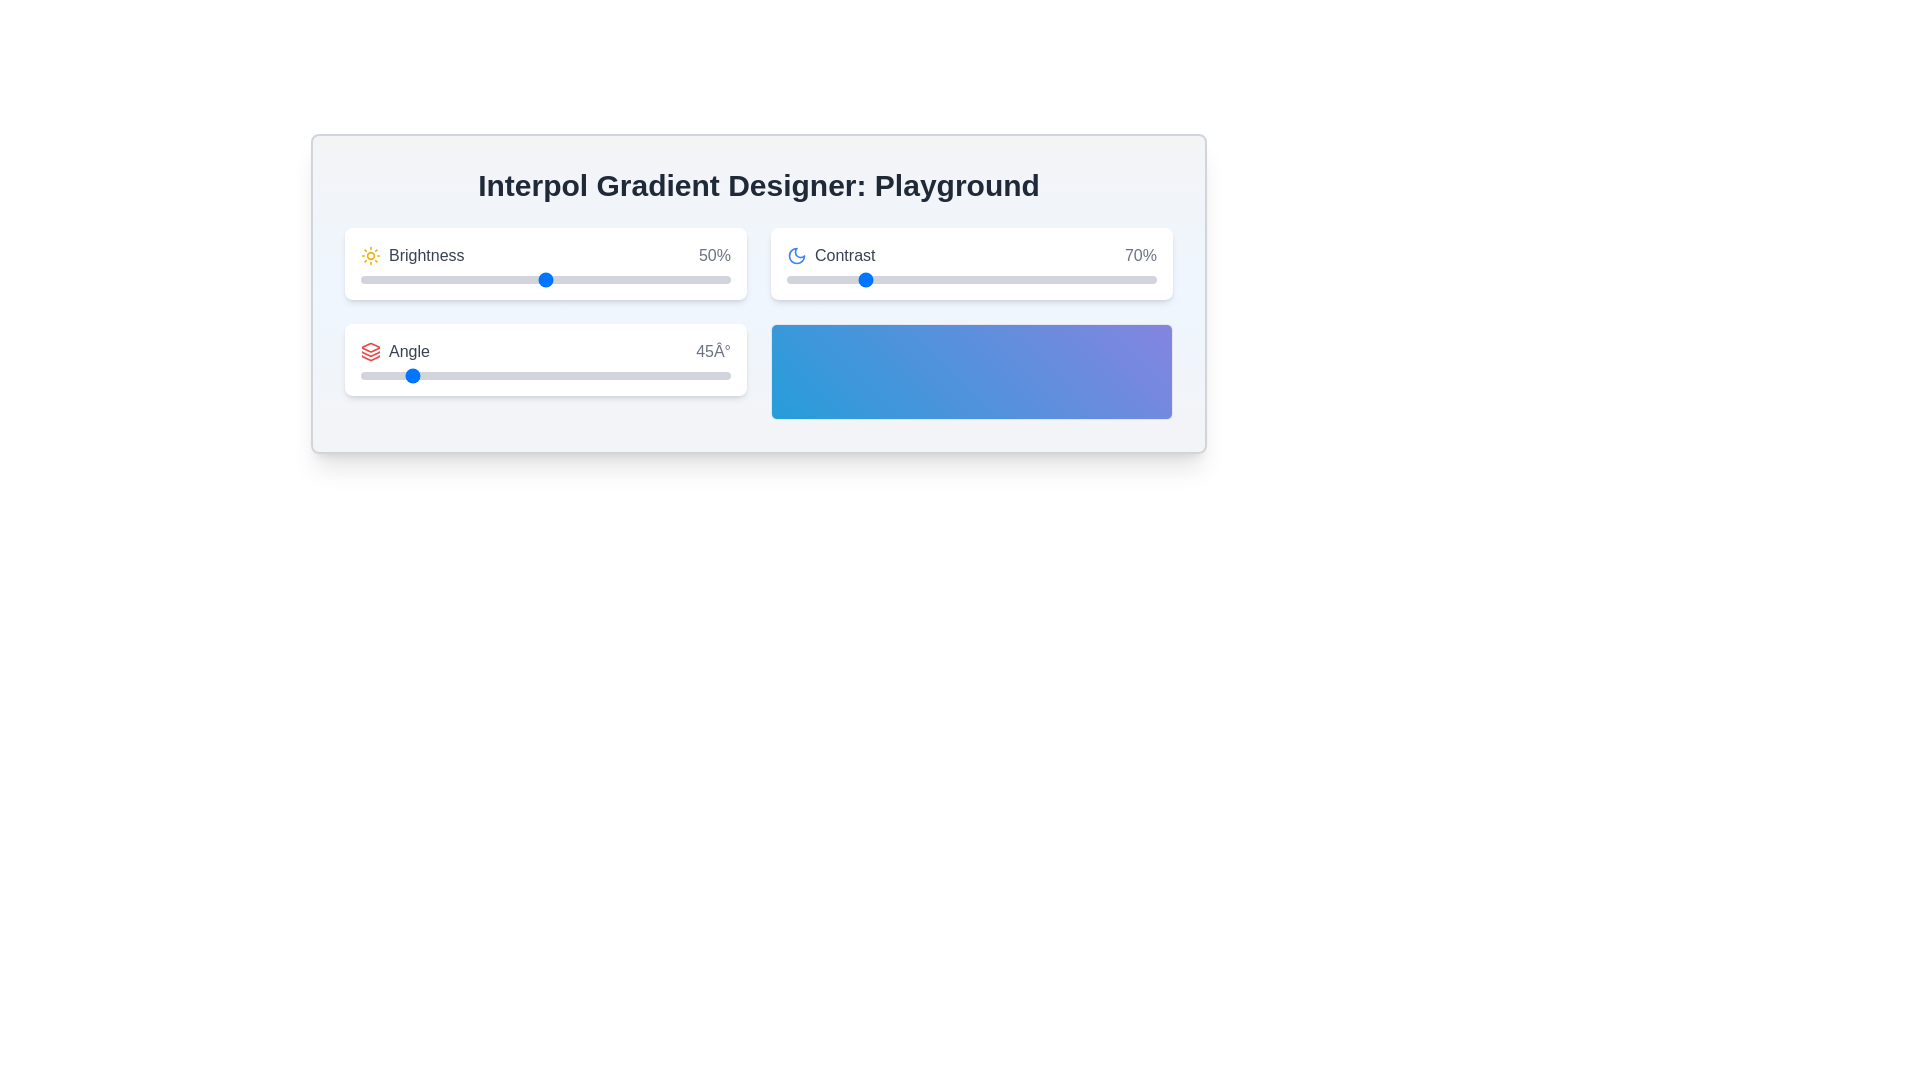  What do you see at coordinates (900, 280) in the screenshot?
I see `the contrast level` at bounding box center [900, 280].